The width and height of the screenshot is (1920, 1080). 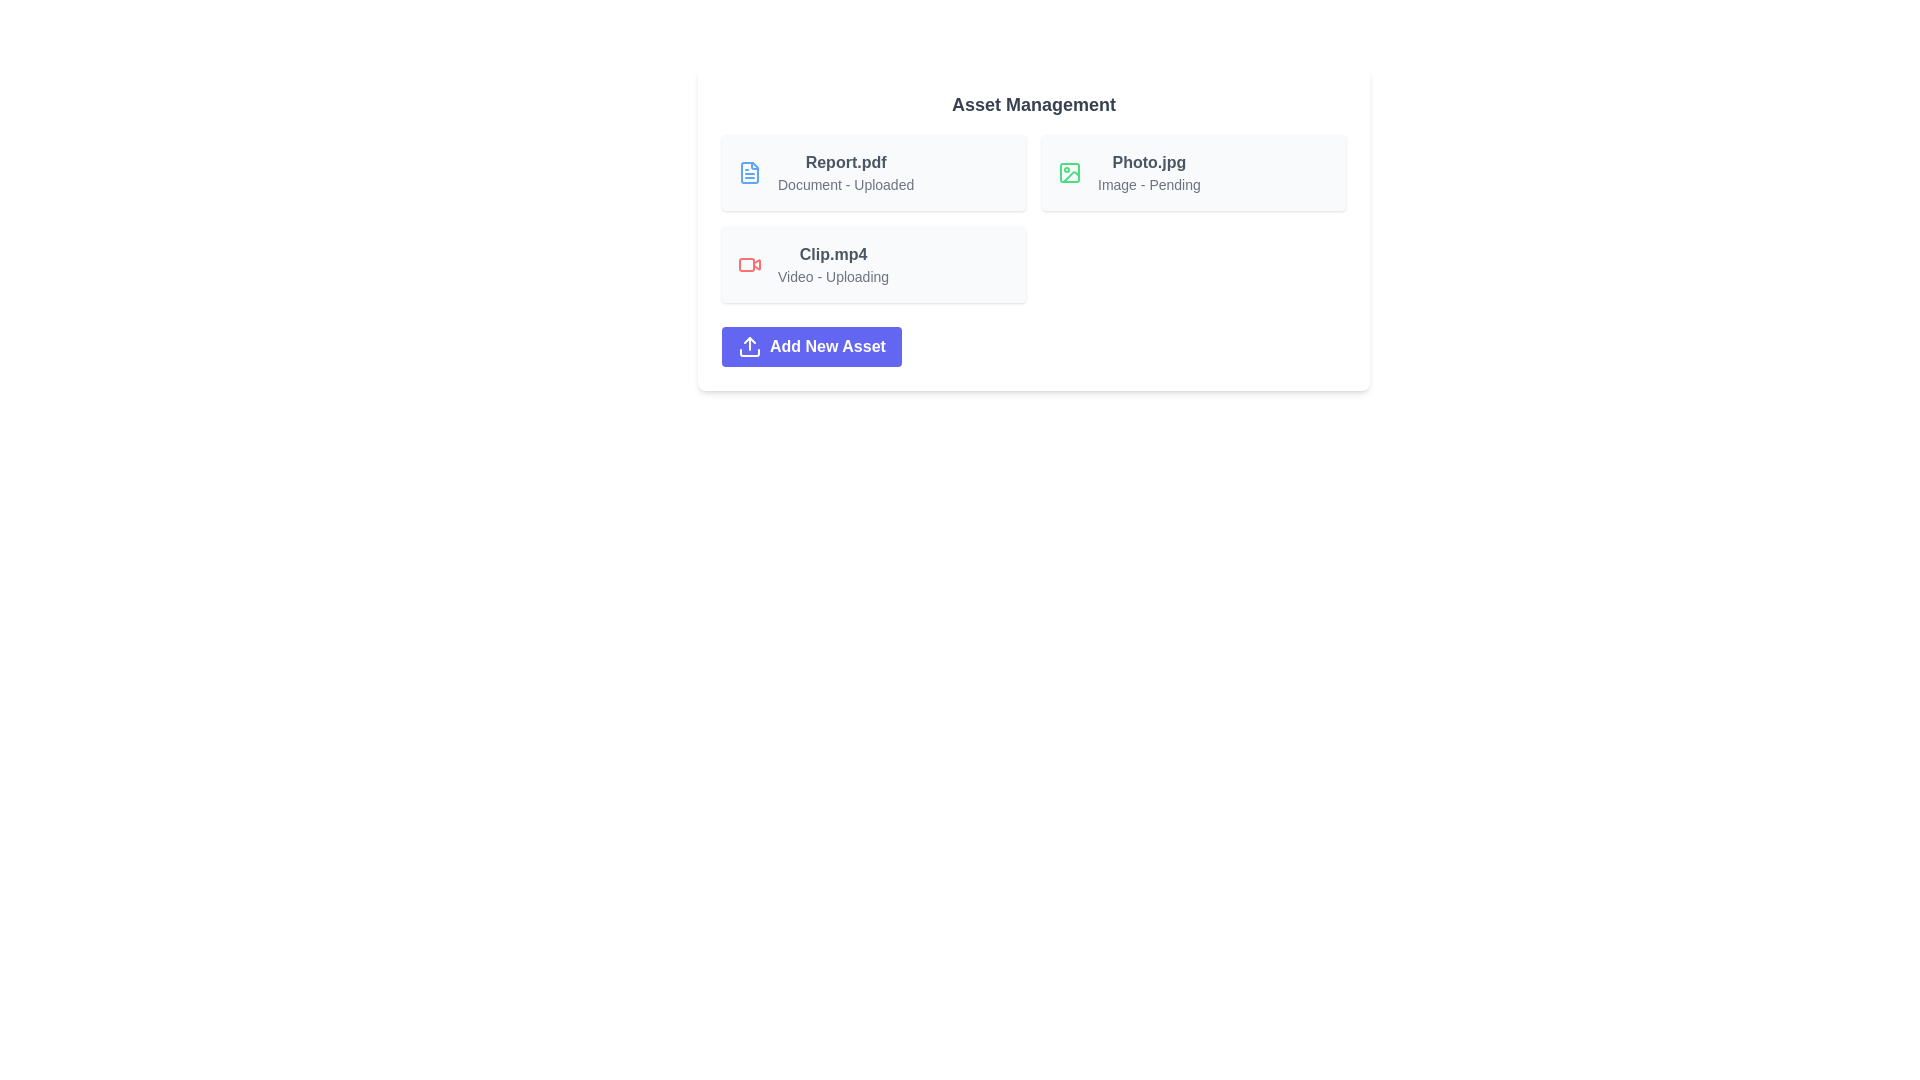 I want to click on the asset card corresponding to Report.pdf to view its details, so click(x=873, y=172).